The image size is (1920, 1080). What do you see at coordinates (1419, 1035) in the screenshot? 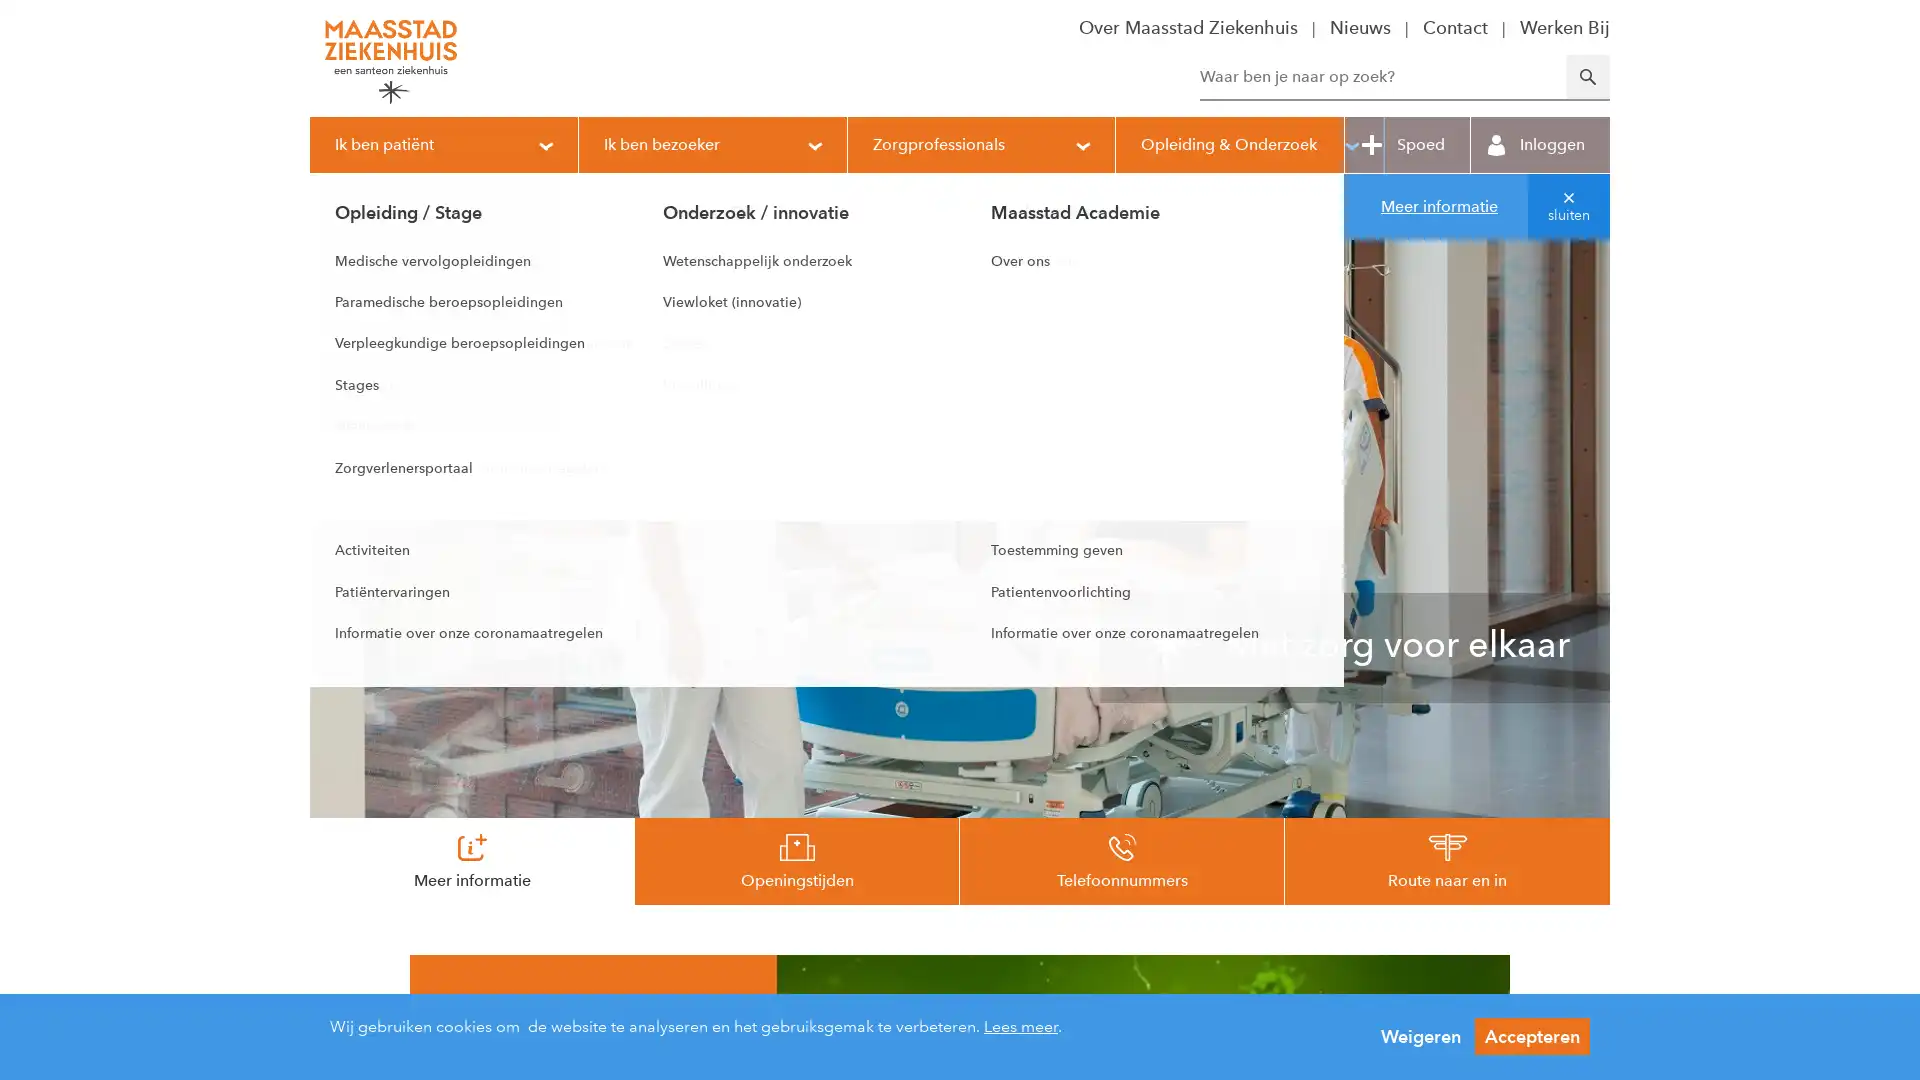
I see `Weigeren` at bounding box center [1419, 1035].